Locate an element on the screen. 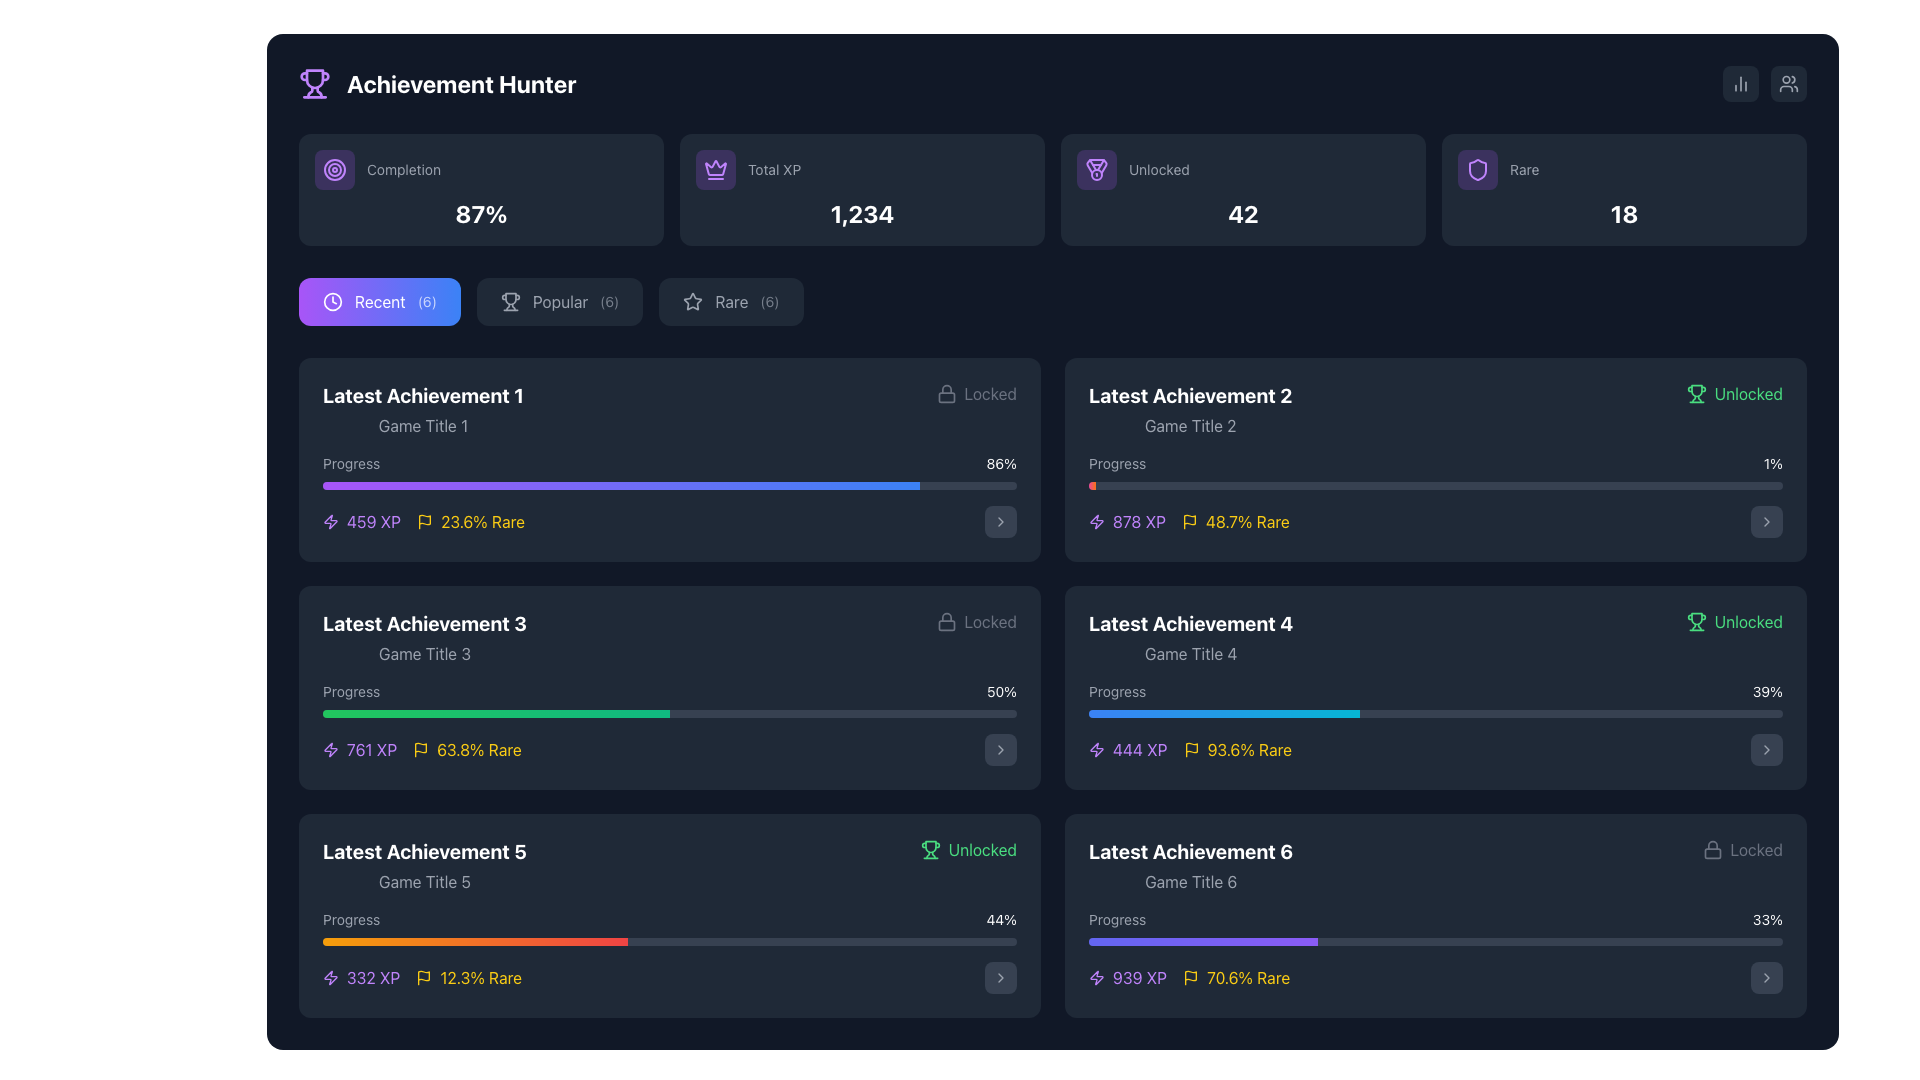  the purple-colored text label displaying '761 XP' located in the third card under 'Latest Achievement 3', below the progress bar and adjacent to the lightning bolt icon is located at coordinates (372, 749).